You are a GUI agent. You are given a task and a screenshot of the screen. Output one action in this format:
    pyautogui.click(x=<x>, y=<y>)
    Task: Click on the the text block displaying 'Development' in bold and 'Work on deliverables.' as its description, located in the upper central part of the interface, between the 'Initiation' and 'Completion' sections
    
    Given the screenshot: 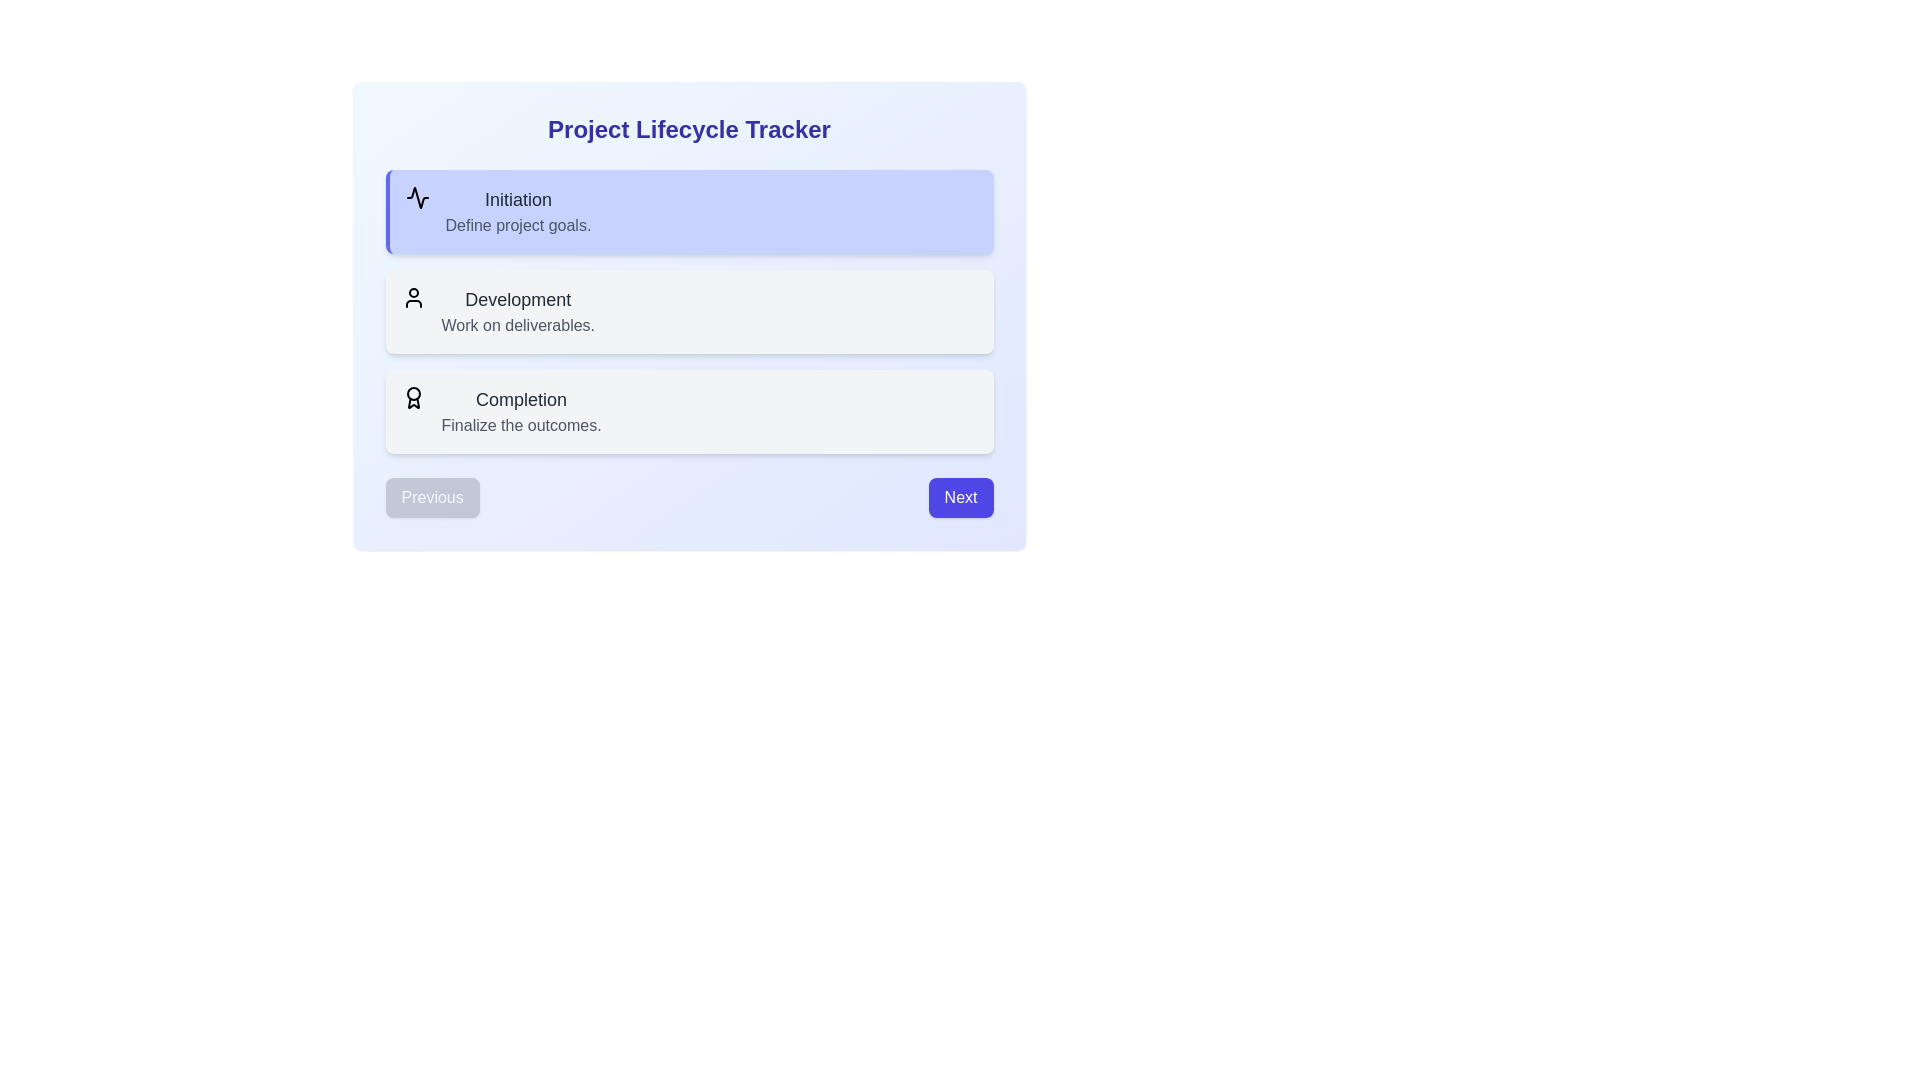 What is the action you would take?
    pyautogui.click(x=518, y=312)
    